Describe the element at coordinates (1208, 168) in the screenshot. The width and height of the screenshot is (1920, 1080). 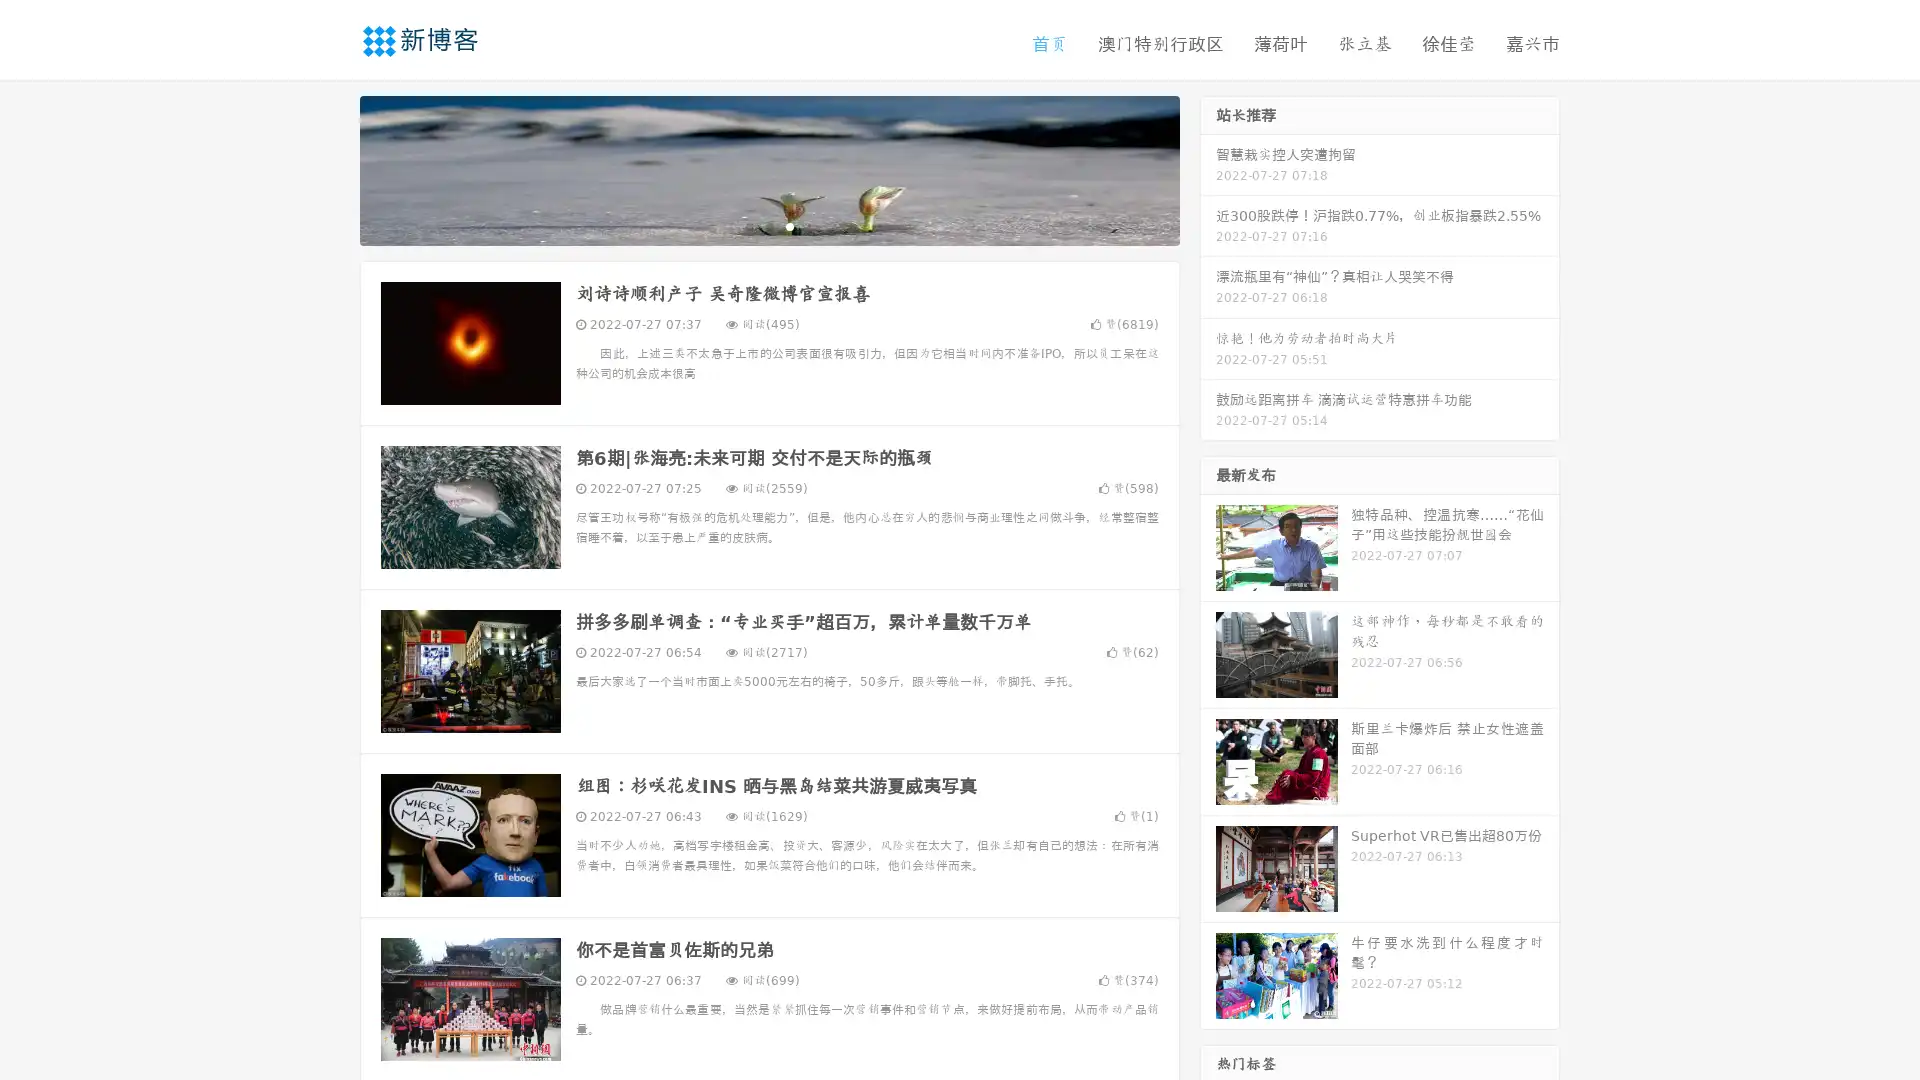
I see `Next slide` at that location.